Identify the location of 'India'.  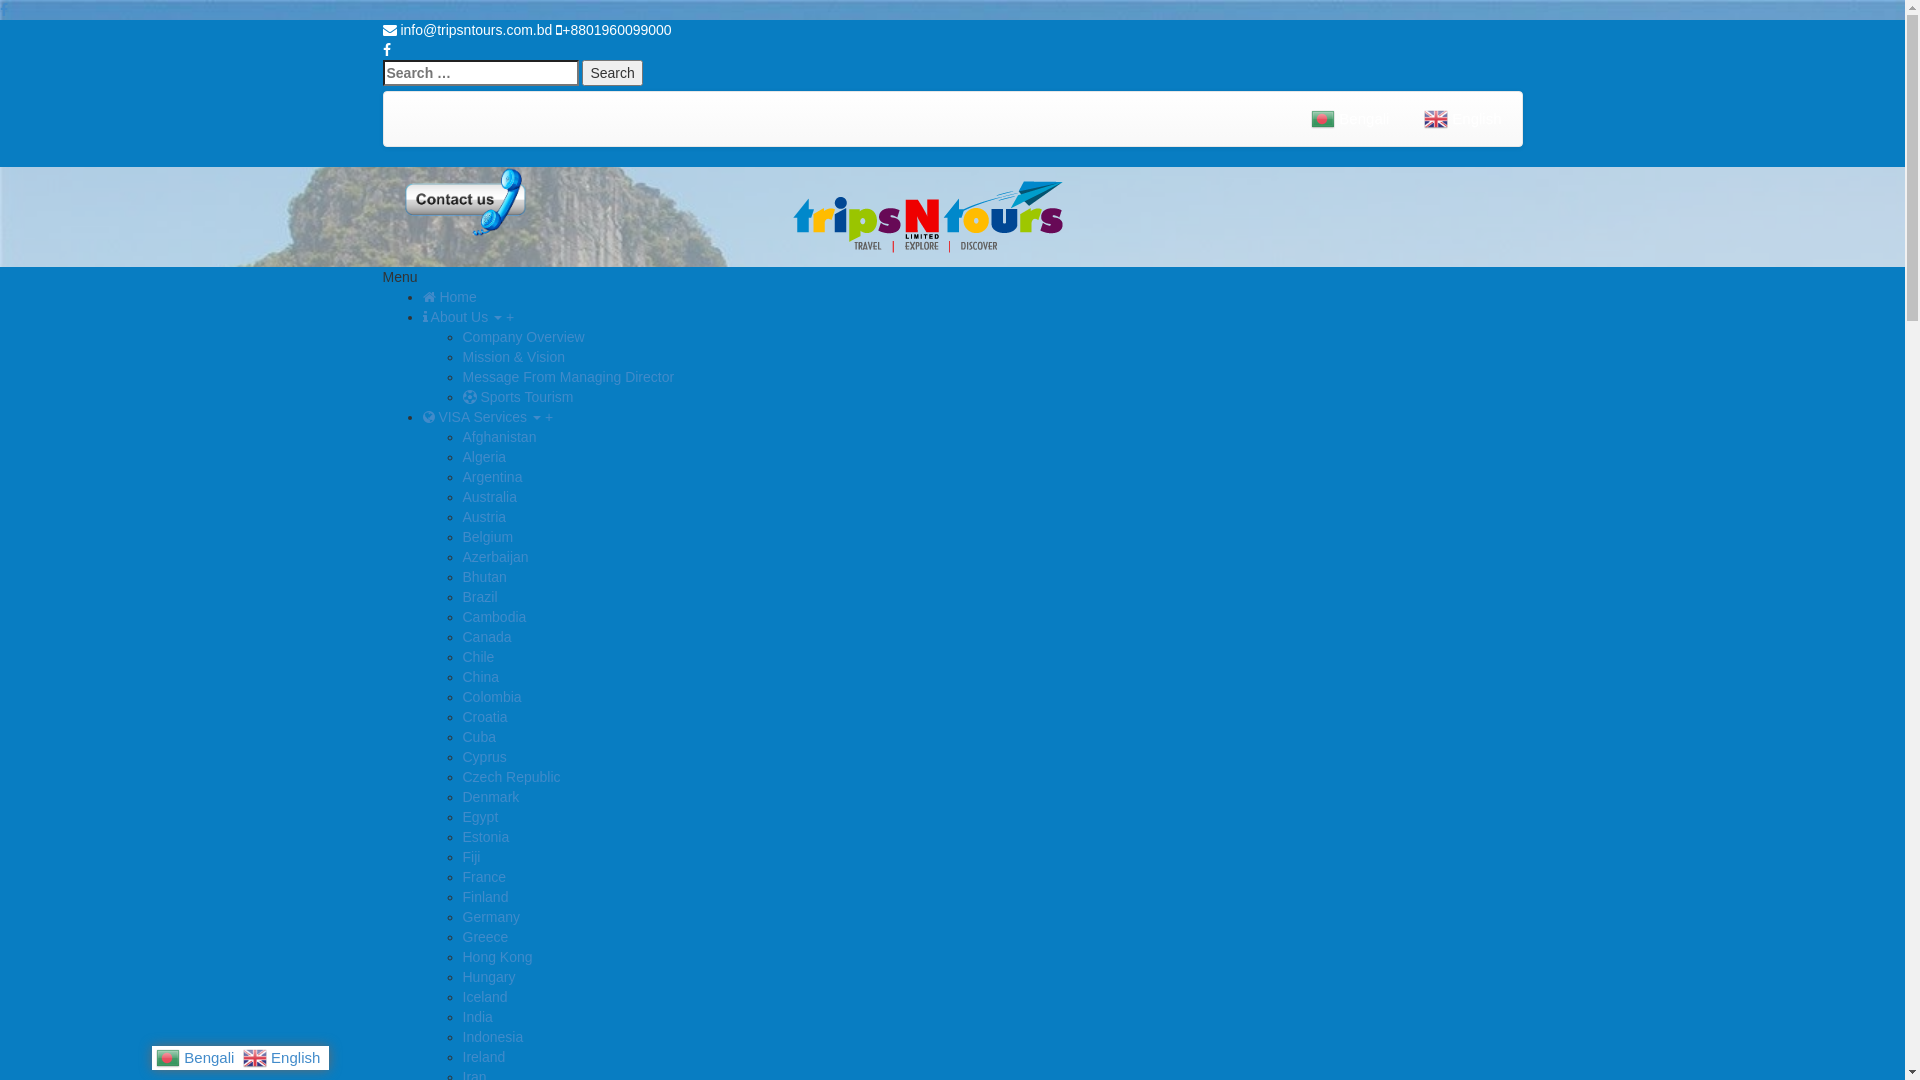
(475, 1017).